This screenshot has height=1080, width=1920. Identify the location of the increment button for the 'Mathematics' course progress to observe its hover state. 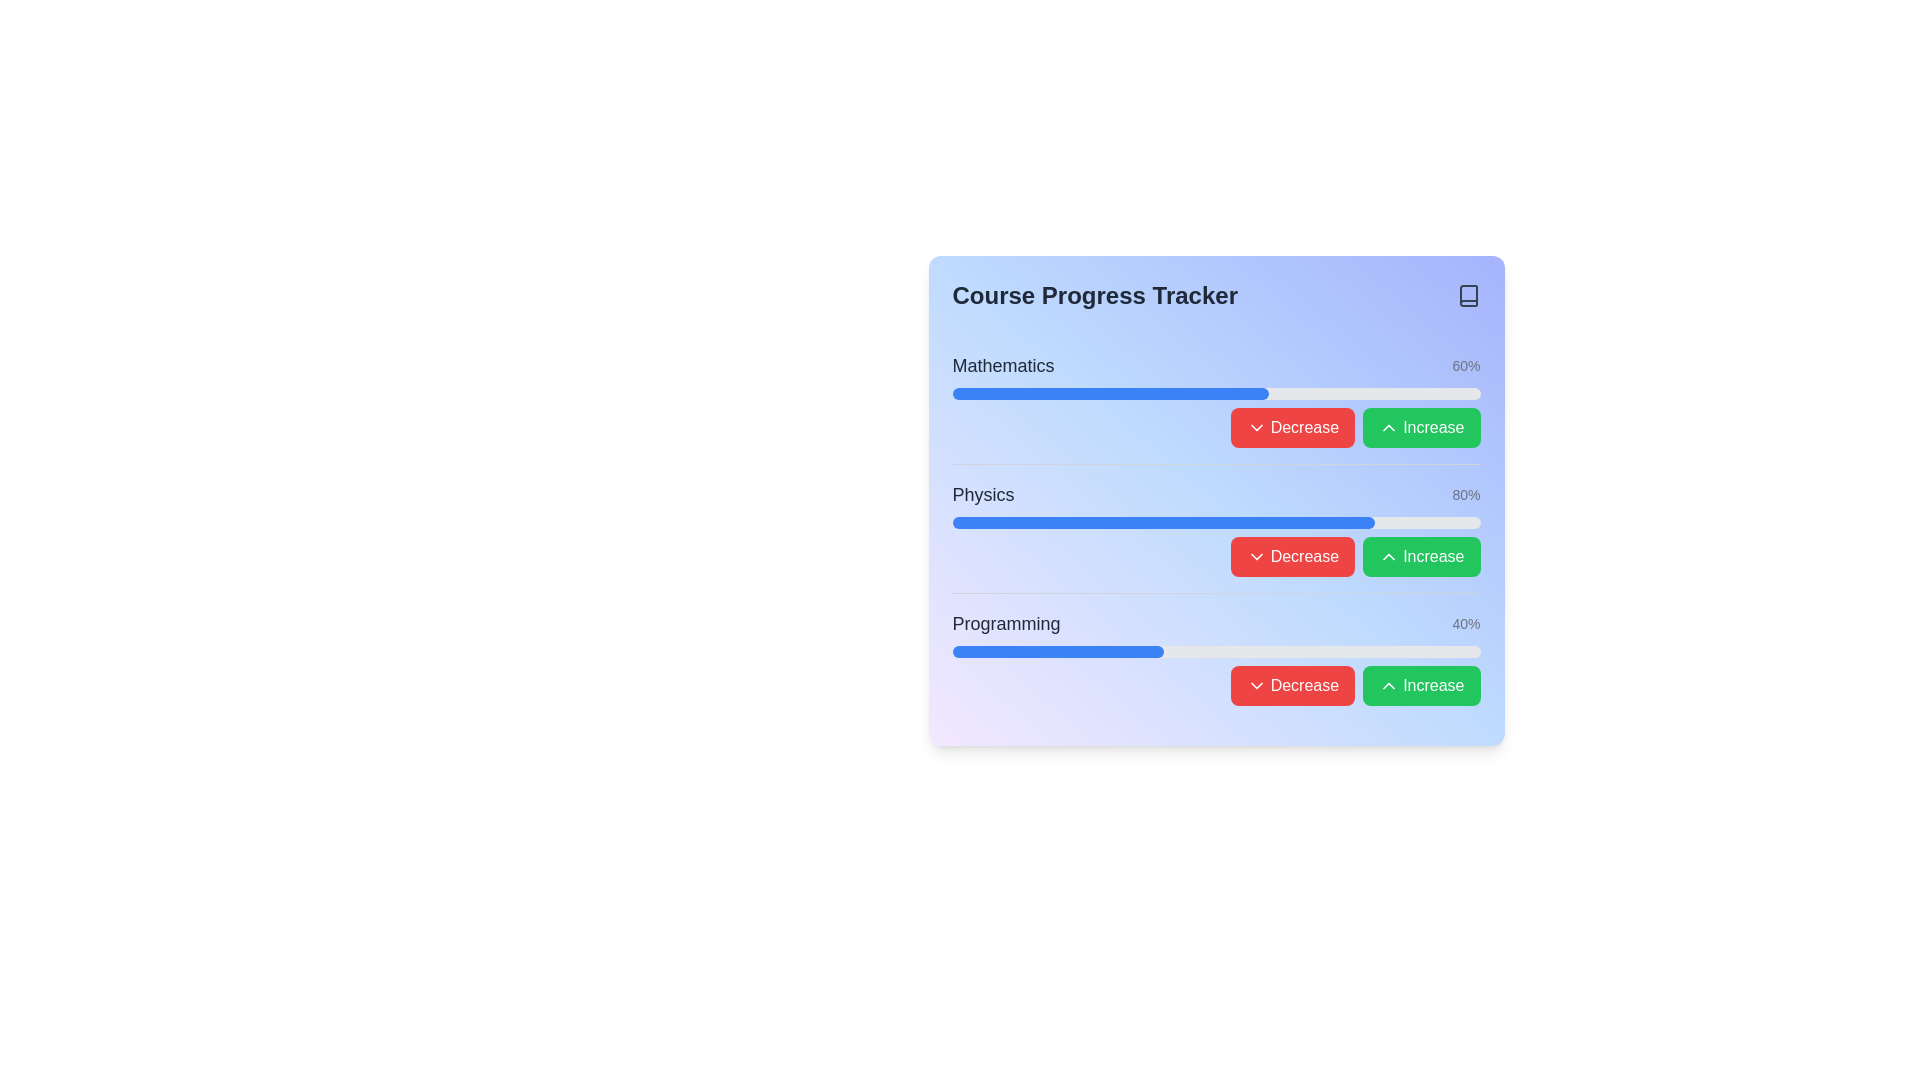
(1420, 427).